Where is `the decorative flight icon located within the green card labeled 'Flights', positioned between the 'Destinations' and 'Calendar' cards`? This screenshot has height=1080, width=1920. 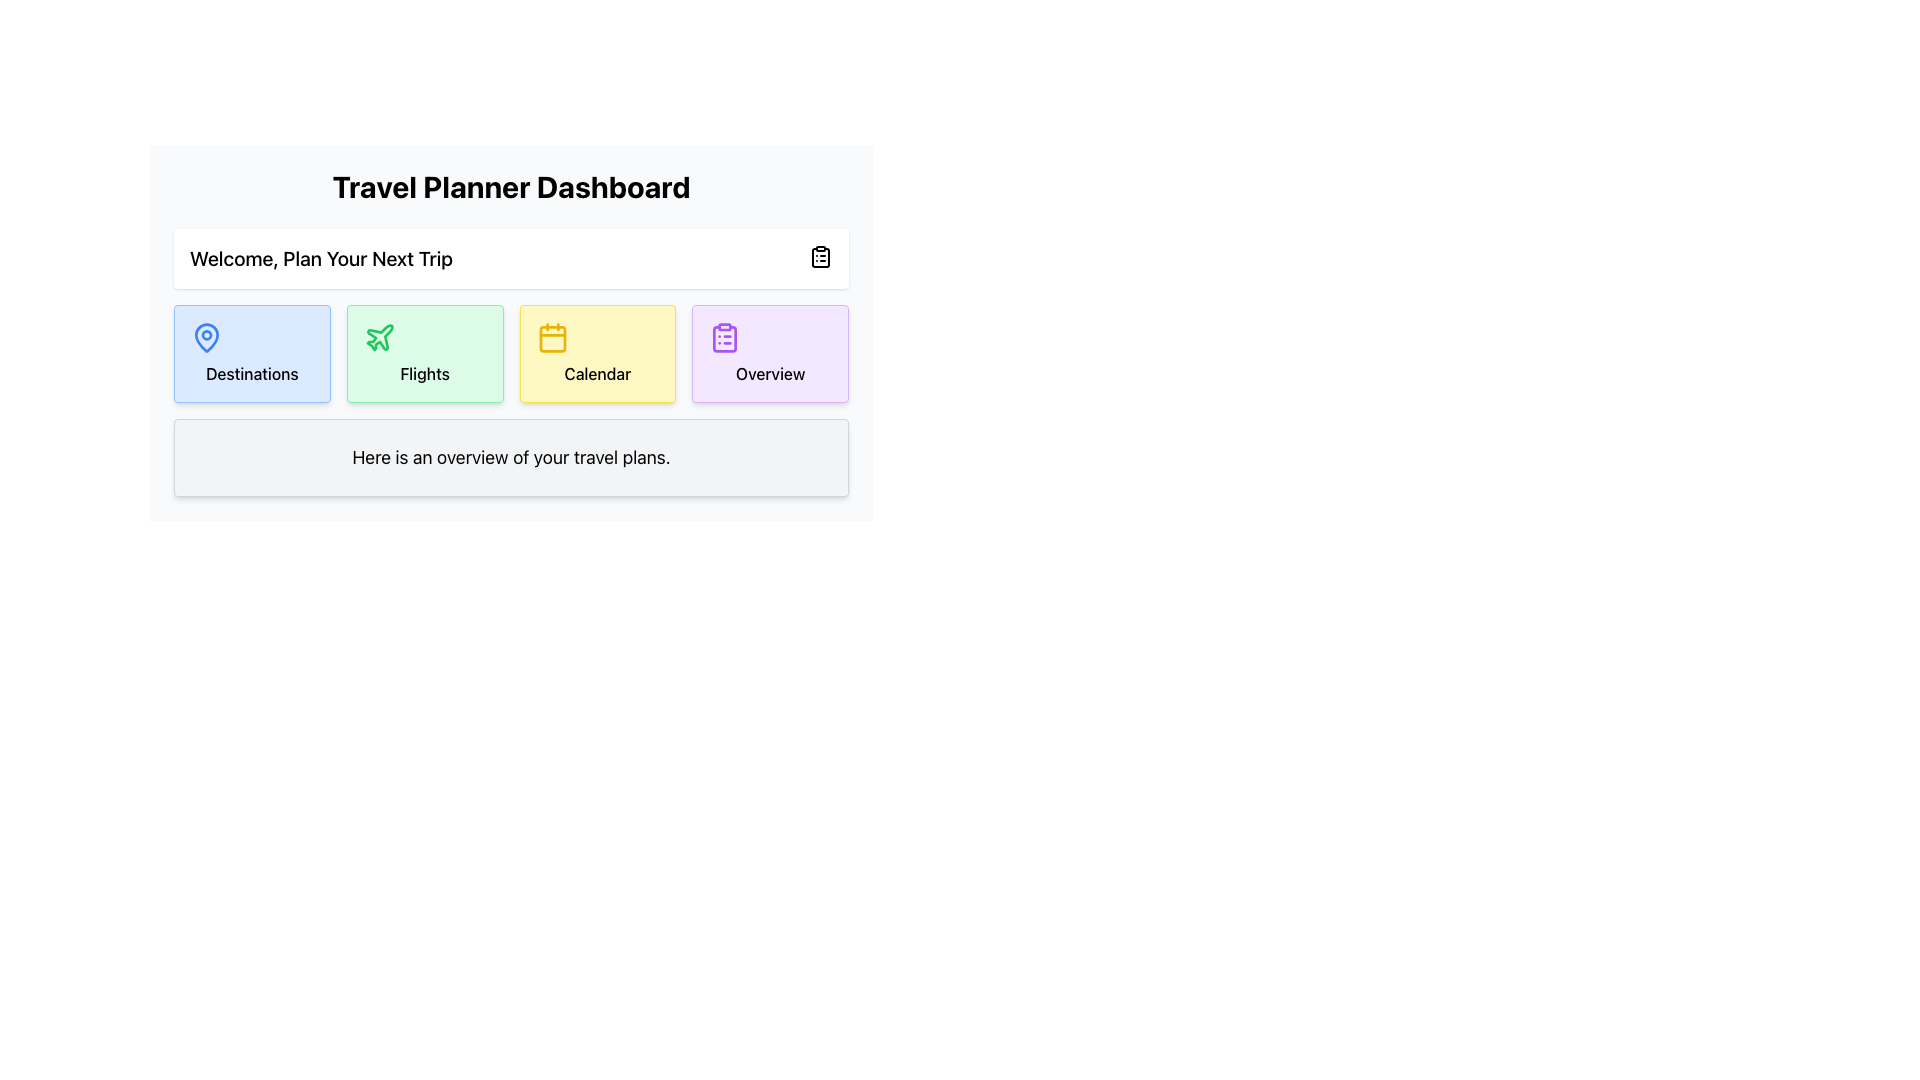 the decorative flight icon located within the green card labeled 'Flights', positioned between the 'Destinations' and 'Calendar' cards is located at coordinates (379, 337).